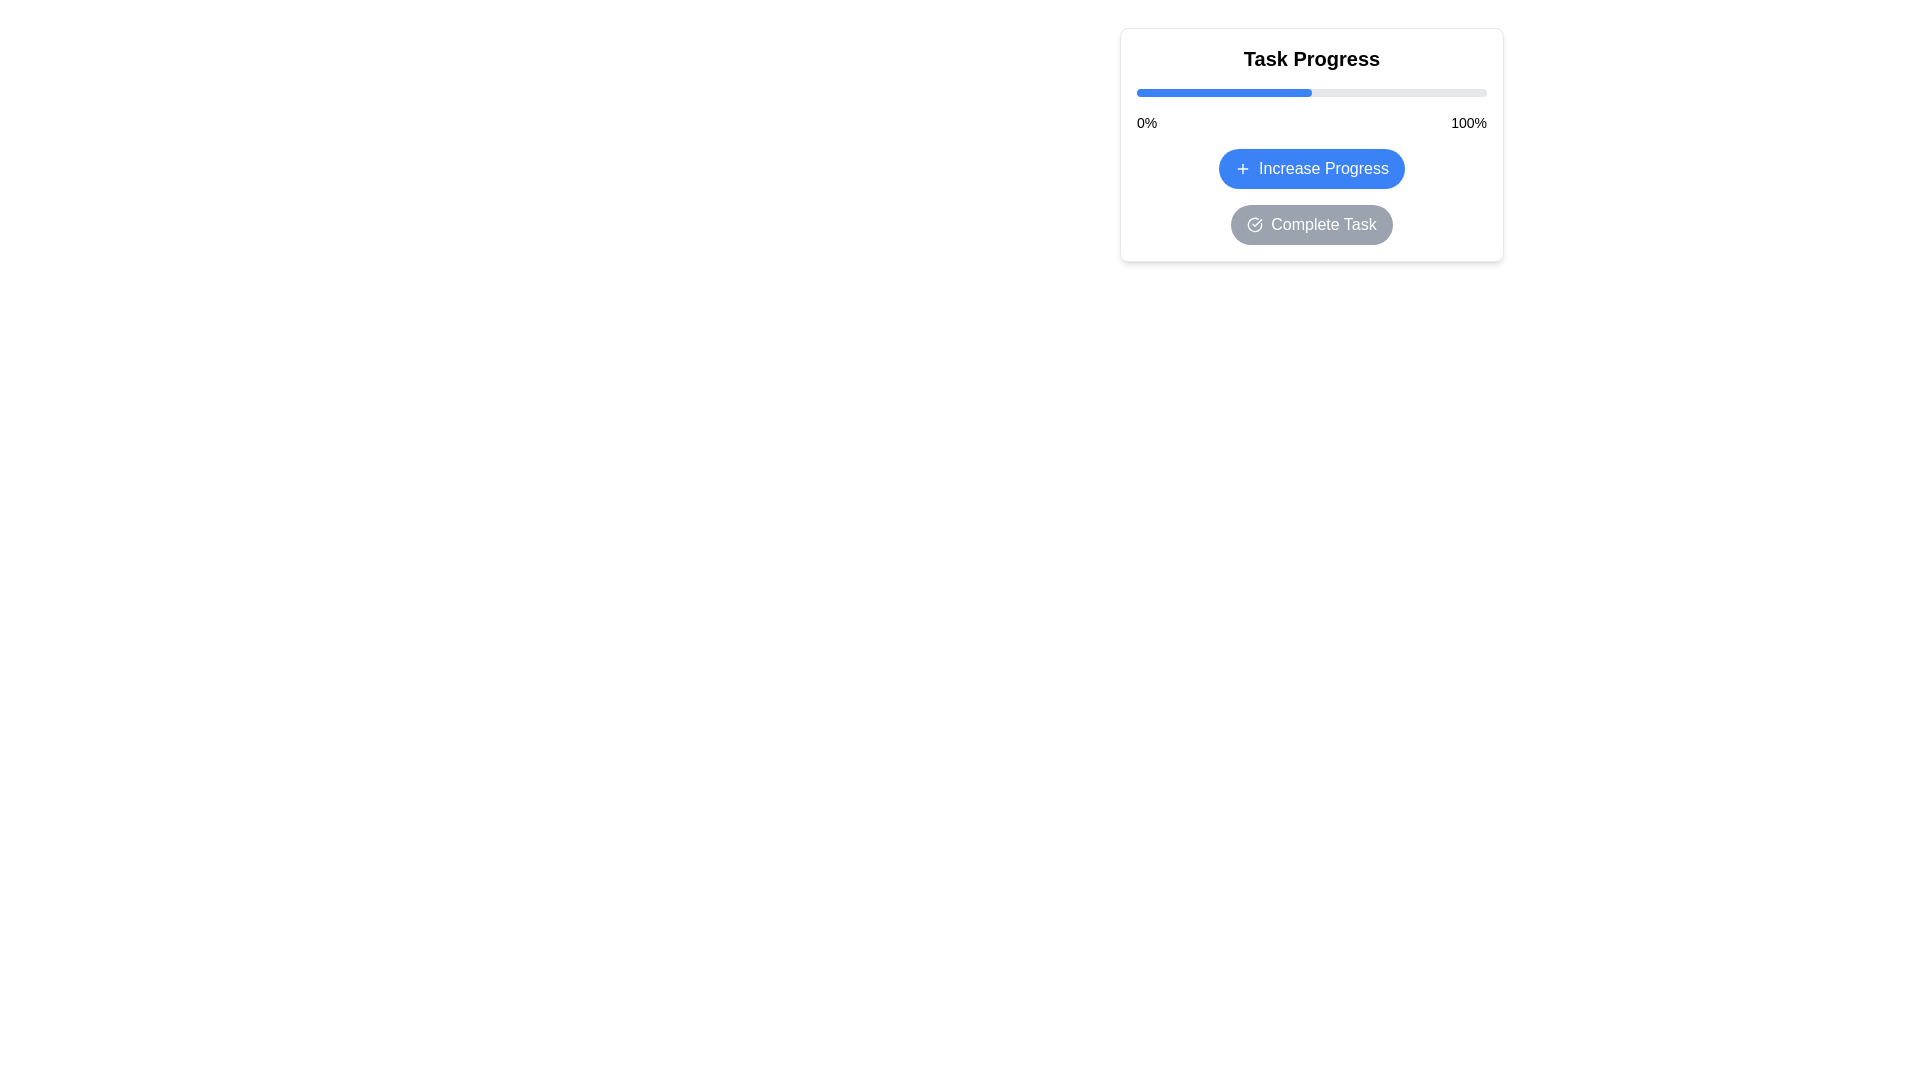 The width and height of the screenshot is (1920, 1080). Describe the element at coordinates (1311, 123) in the screenshot. I see `the textual indicators displaying '0%' and '100%' progress values located below the progress bar in the 'Task Progress' section` at that location.